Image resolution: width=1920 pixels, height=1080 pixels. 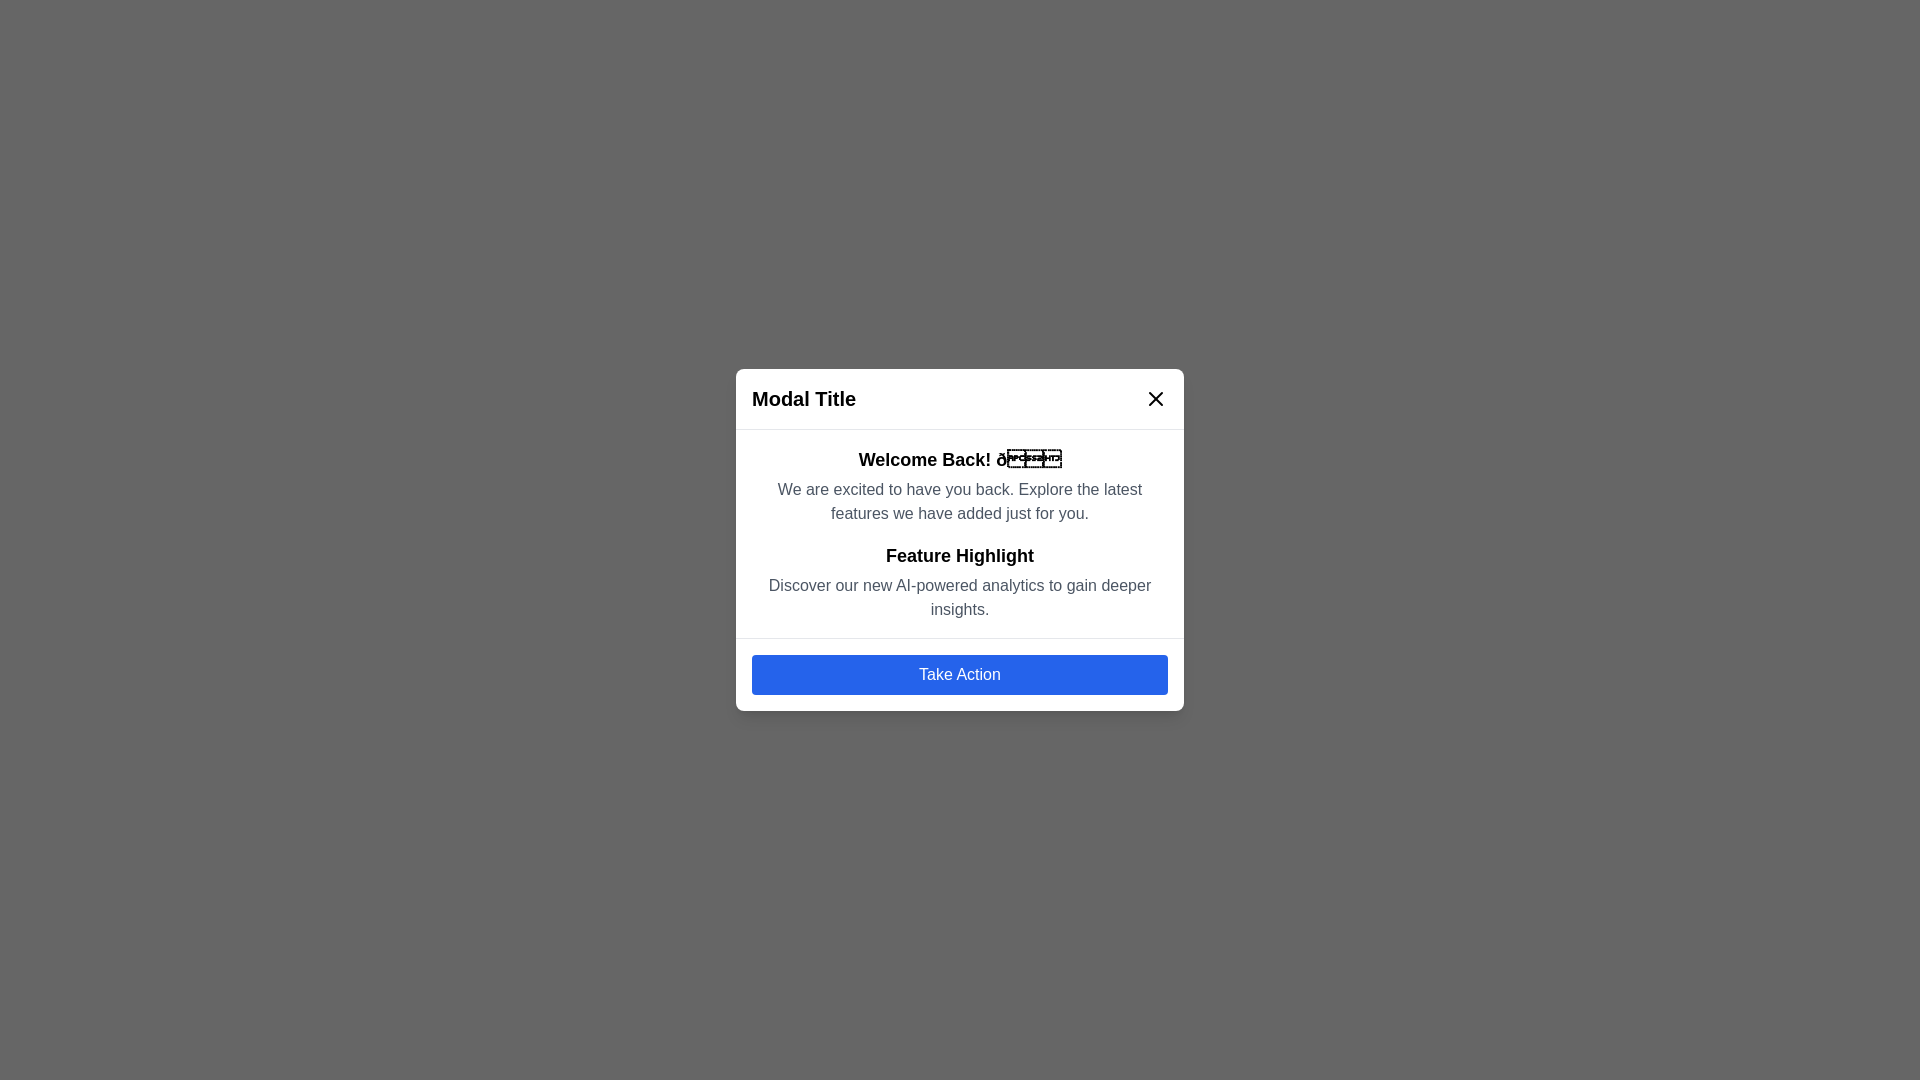 I want to click on the close button located at the top-right corner of the modal header section to change its color to red, so click(x=1156, y=398).